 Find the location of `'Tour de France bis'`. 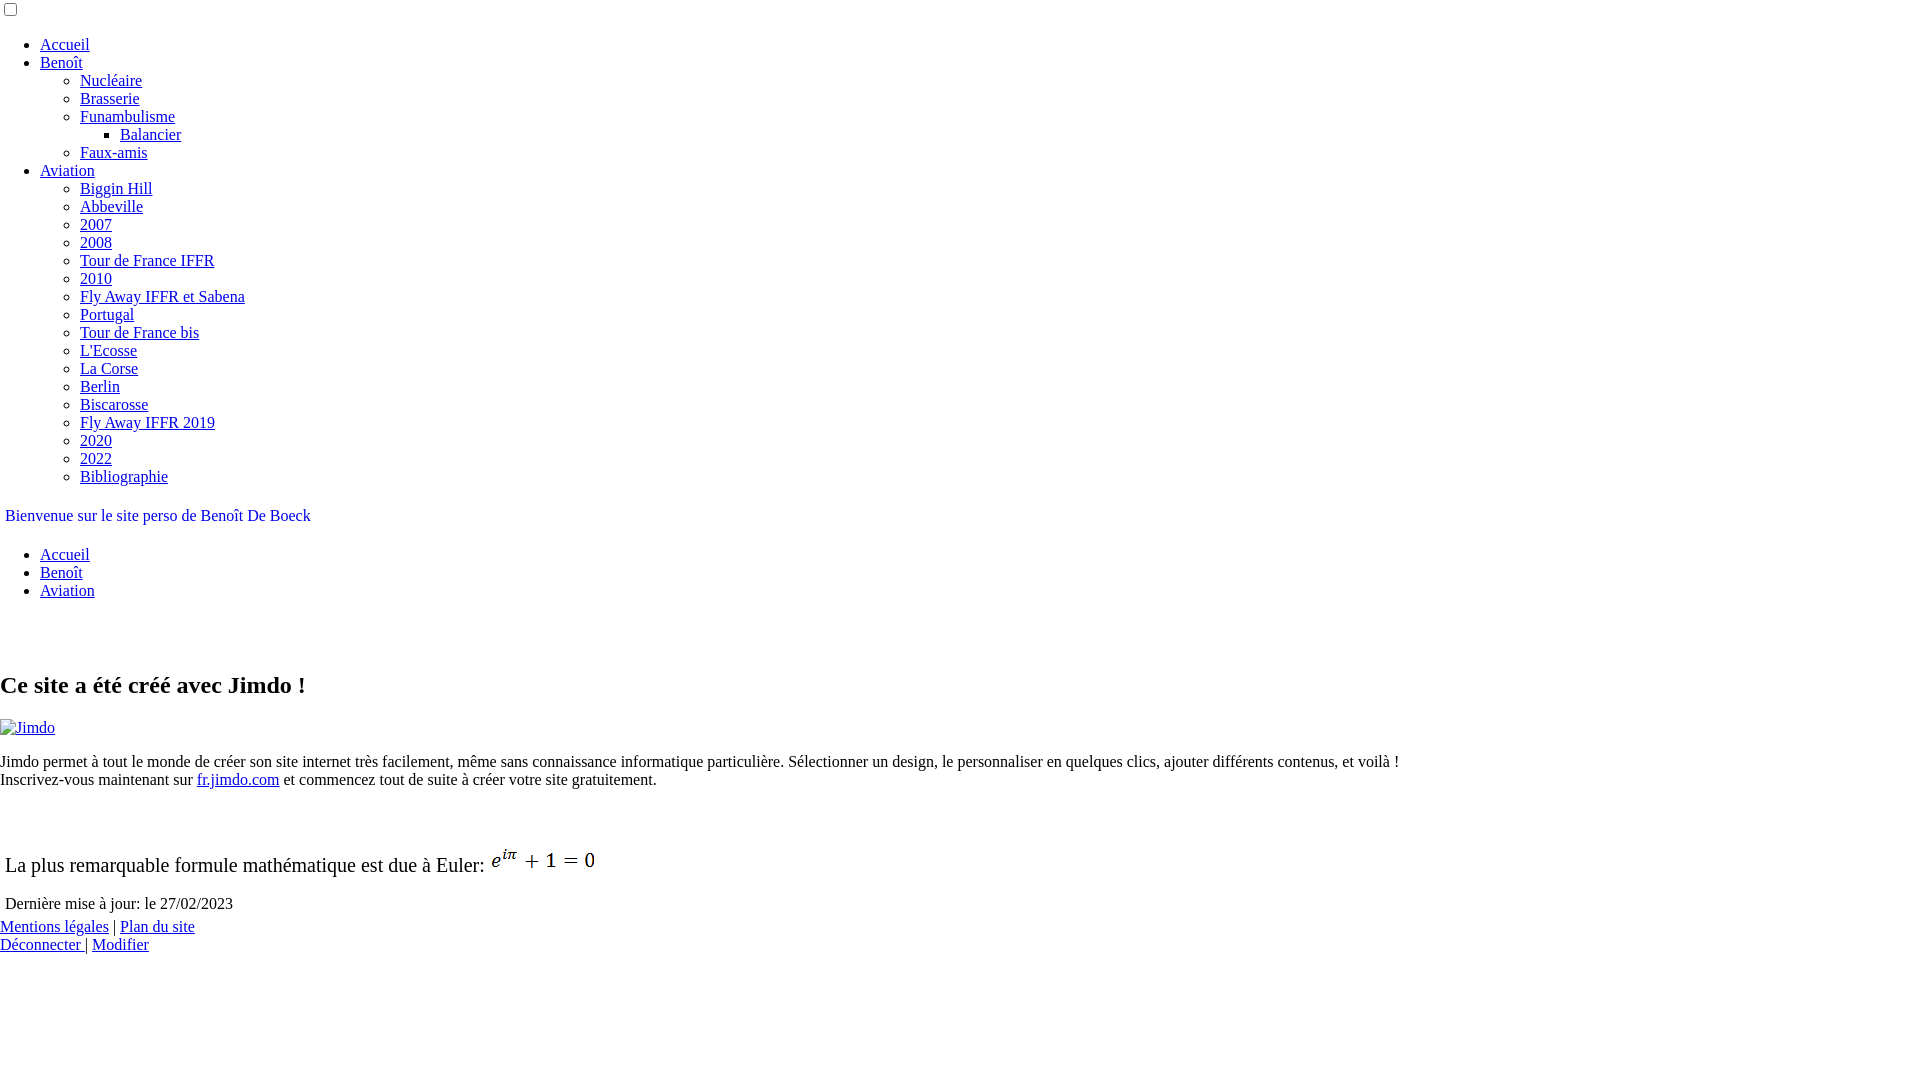

'Tour de France bis' is located at coordinates (138, 331).